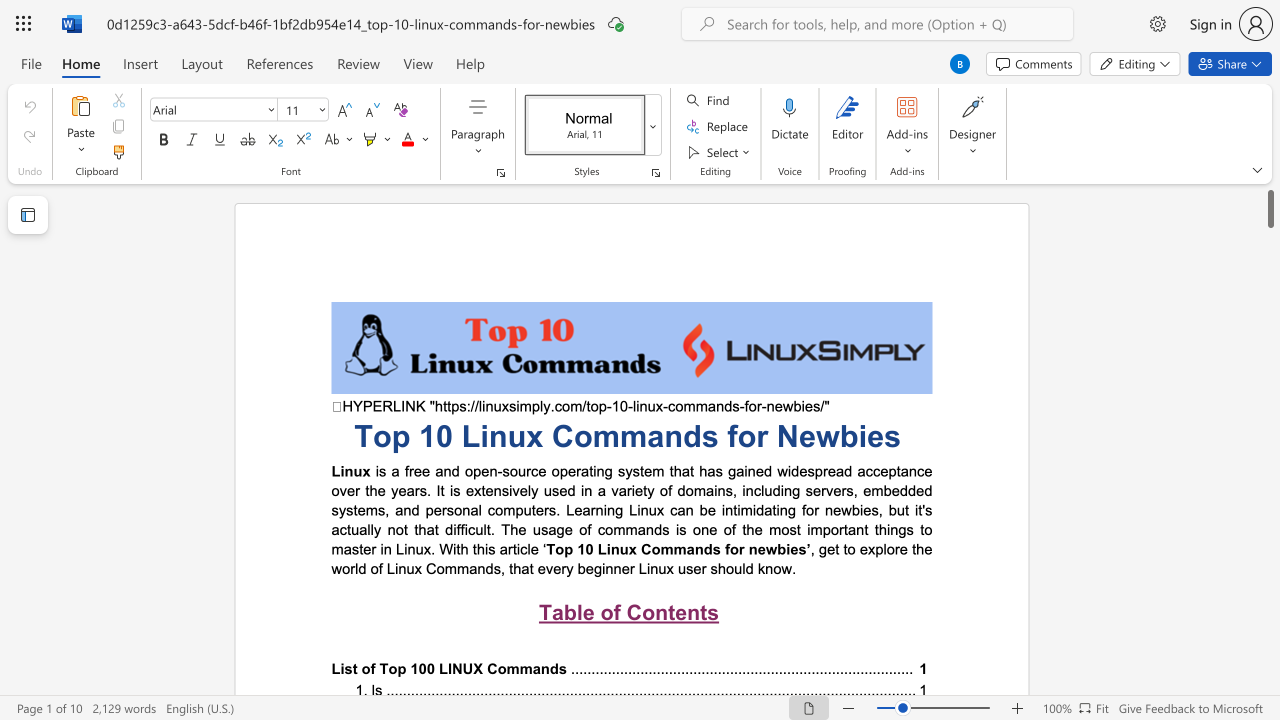 This screenshot has height=720, width=1280. I want to click on the space between the continuous character "e" and "s" in the text, so click(883, 435).